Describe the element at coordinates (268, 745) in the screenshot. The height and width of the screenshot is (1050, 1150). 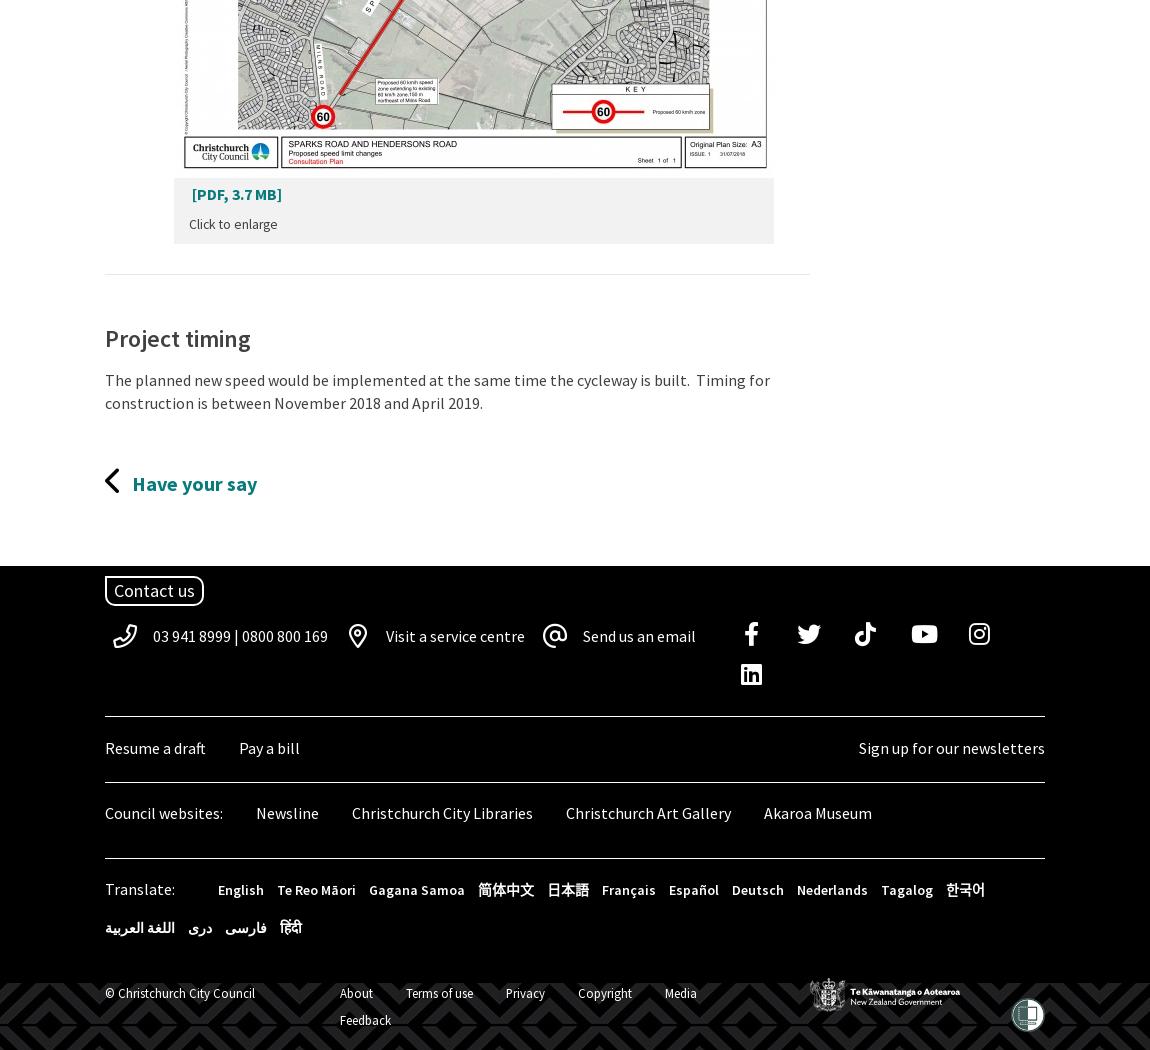
I see `'Pay a bill'` at that location.